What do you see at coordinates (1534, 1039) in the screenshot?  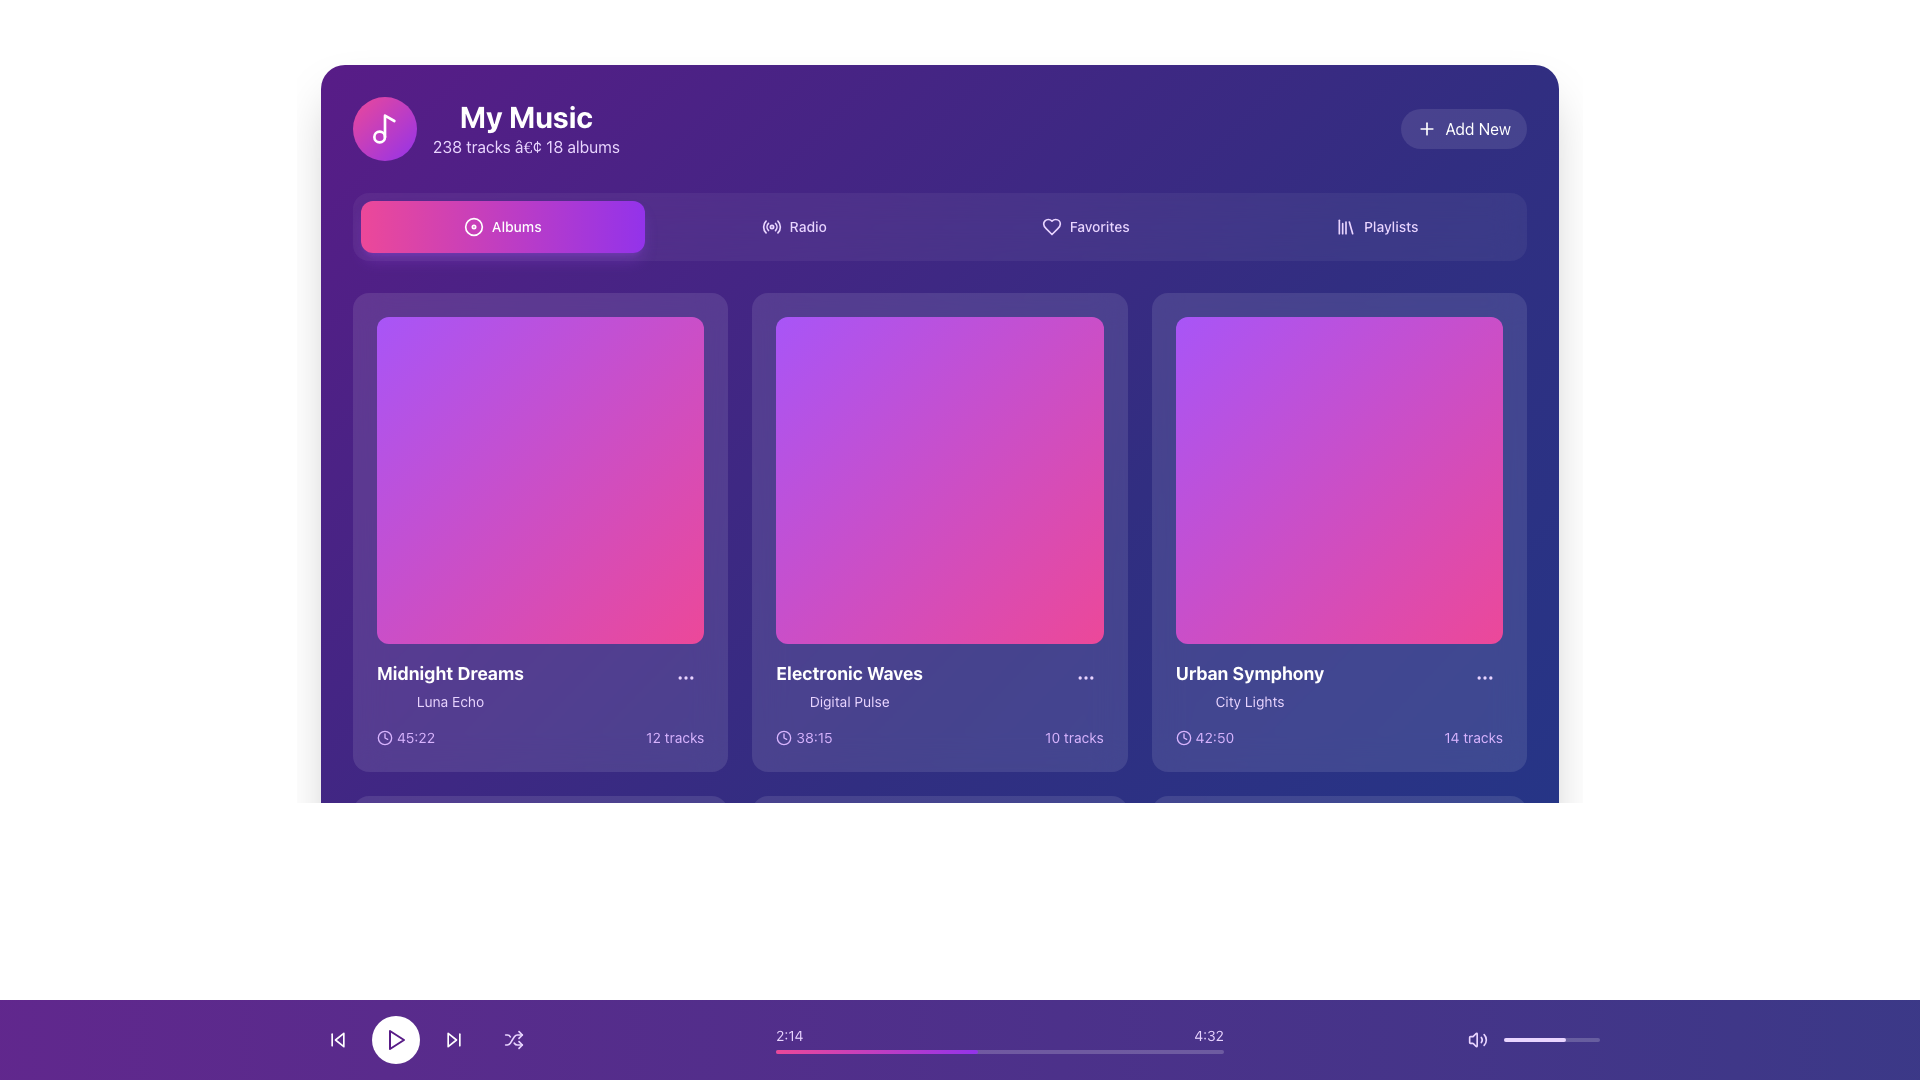 I see `the purple segment of the progress bar located at the bottom-right corner of the application interface` at bounding box center [1534, 1039].